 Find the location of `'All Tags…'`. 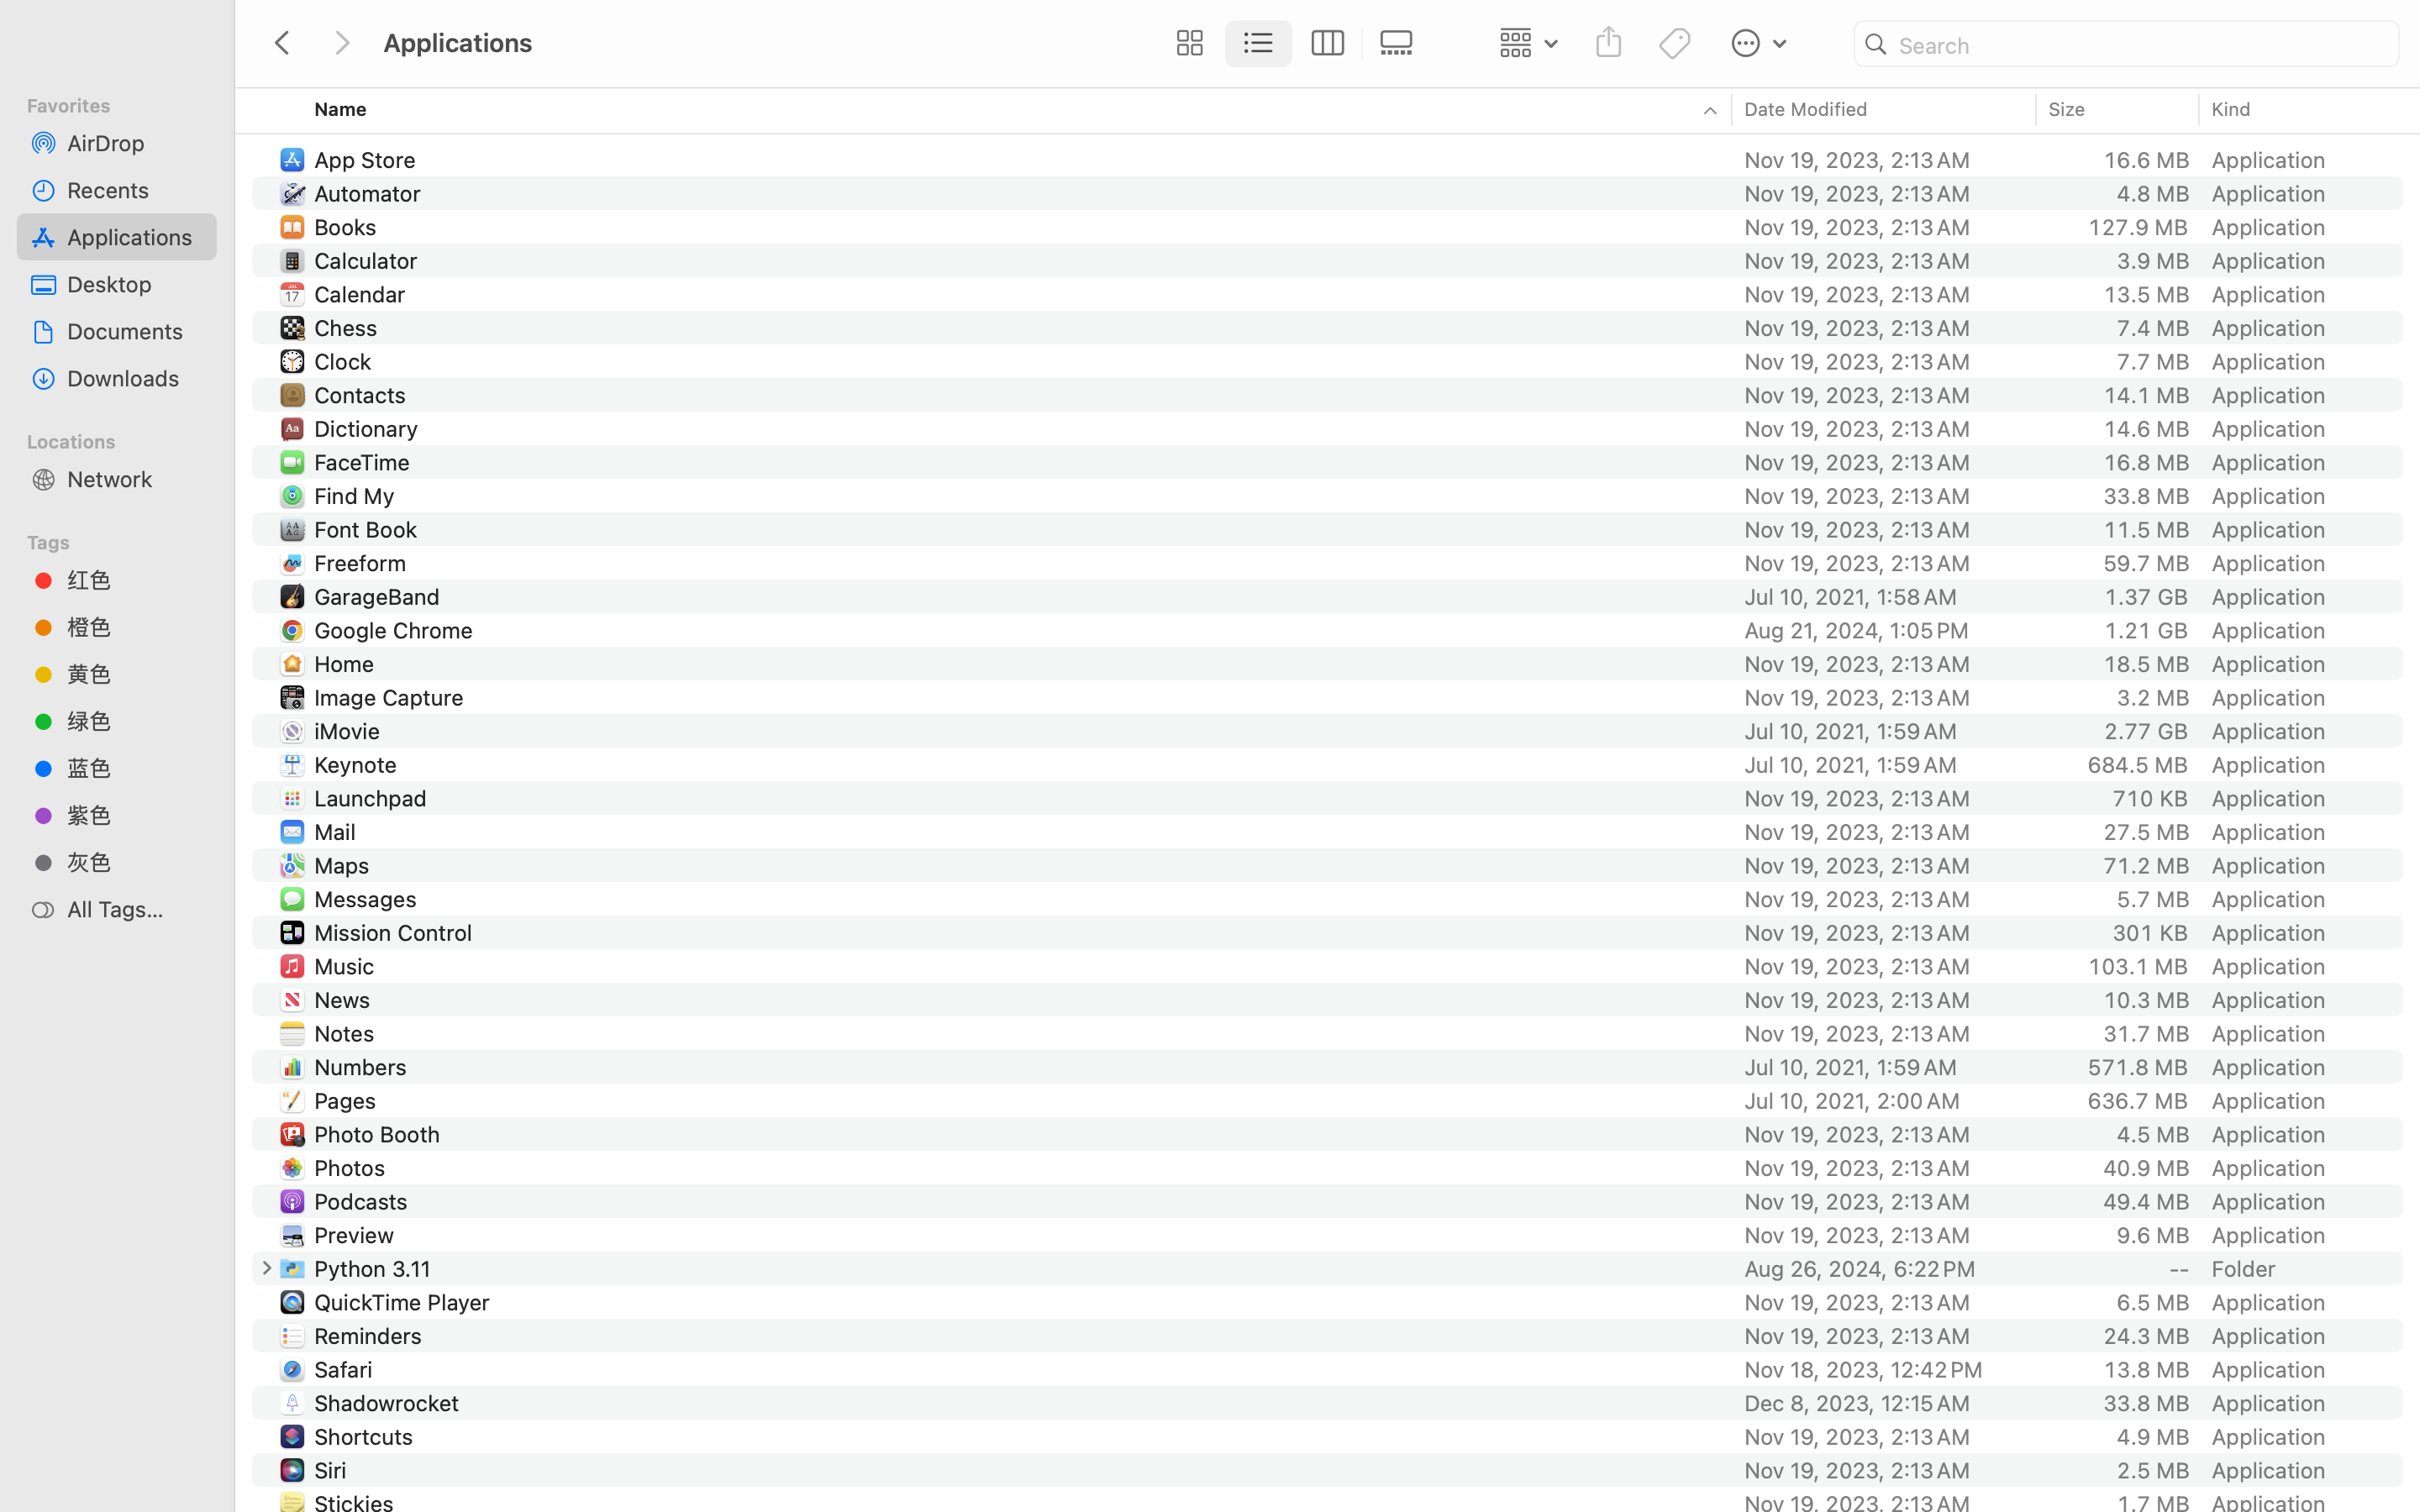

'All Tags…' is located at coordinates (134, 907).